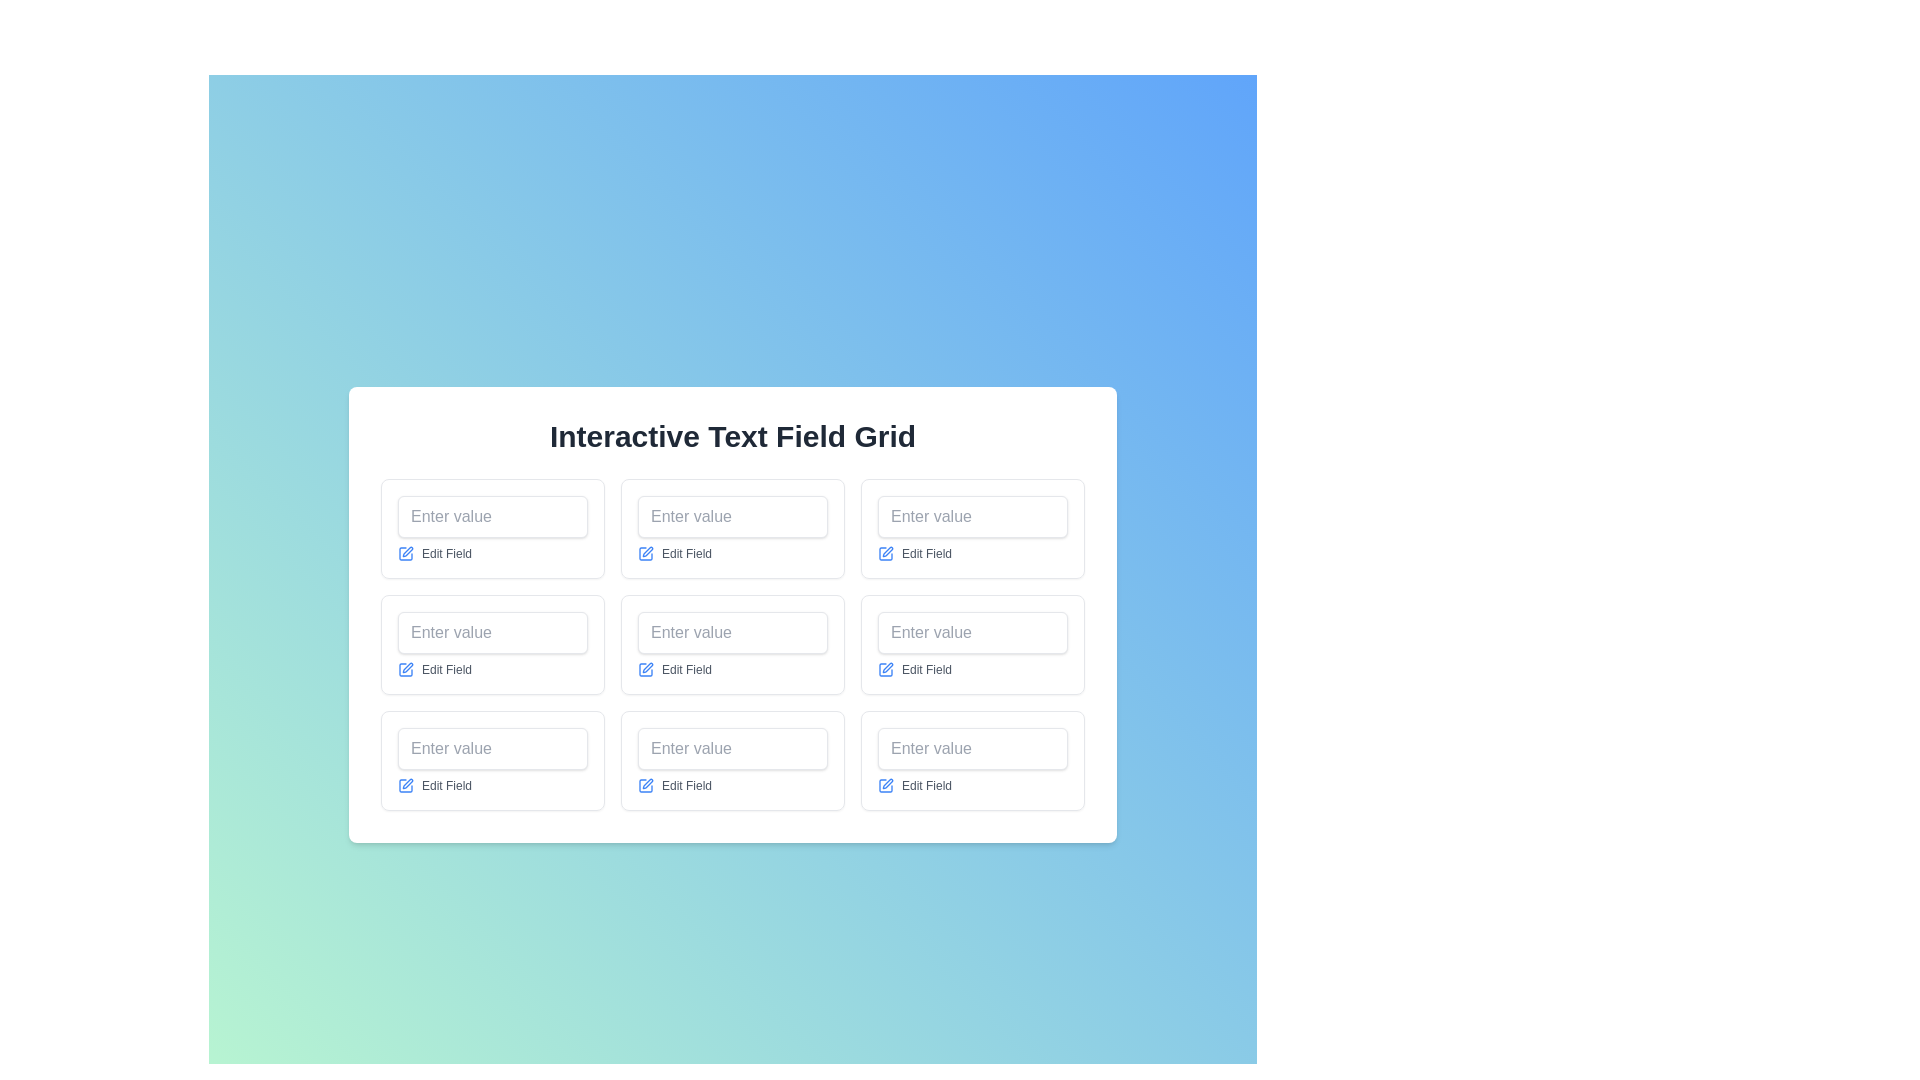 This screenshot has width=1920, height=1080. I want to click on the edit icon located in the top-left corner of the grid's cell beside the 'Edit Field' input, so click(407, 551).